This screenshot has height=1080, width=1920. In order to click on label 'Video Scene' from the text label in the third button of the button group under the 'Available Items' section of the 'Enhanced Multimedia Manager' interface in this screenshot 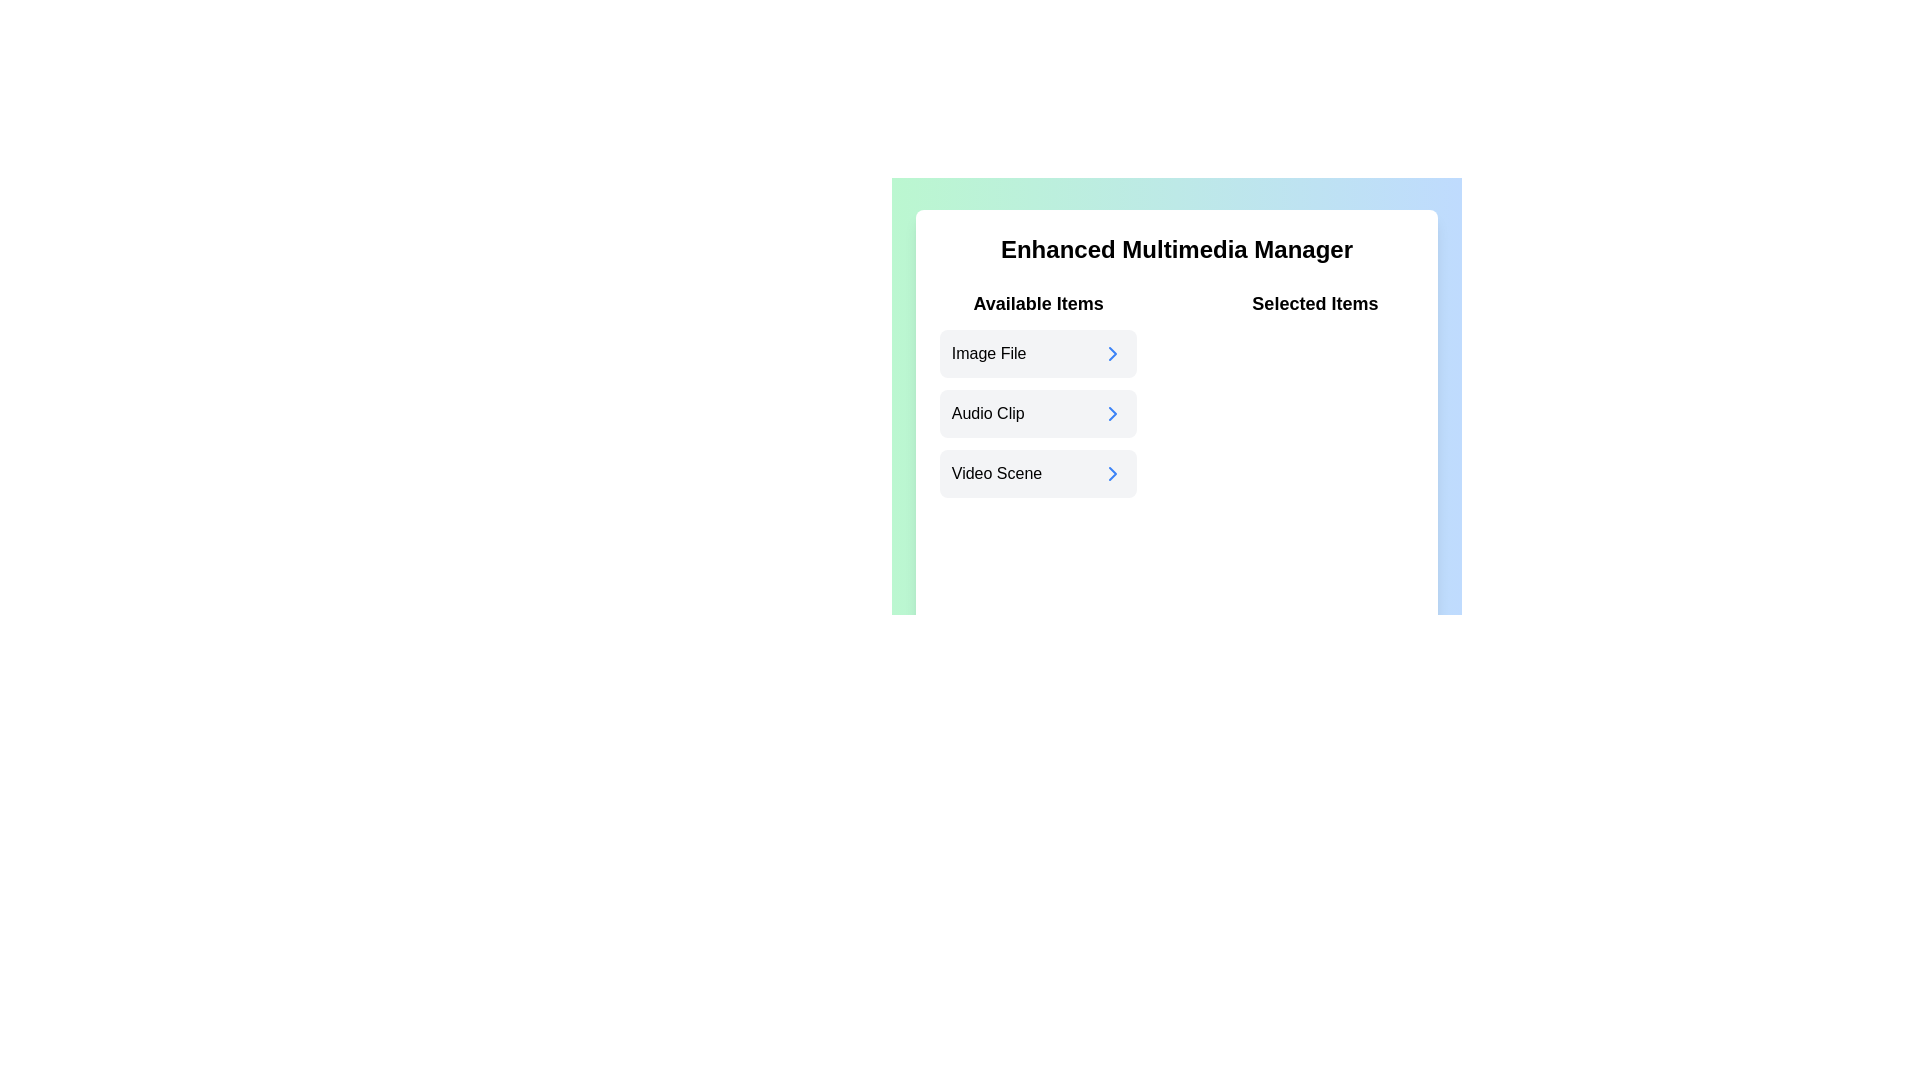, I will do `click(997, 474)`.